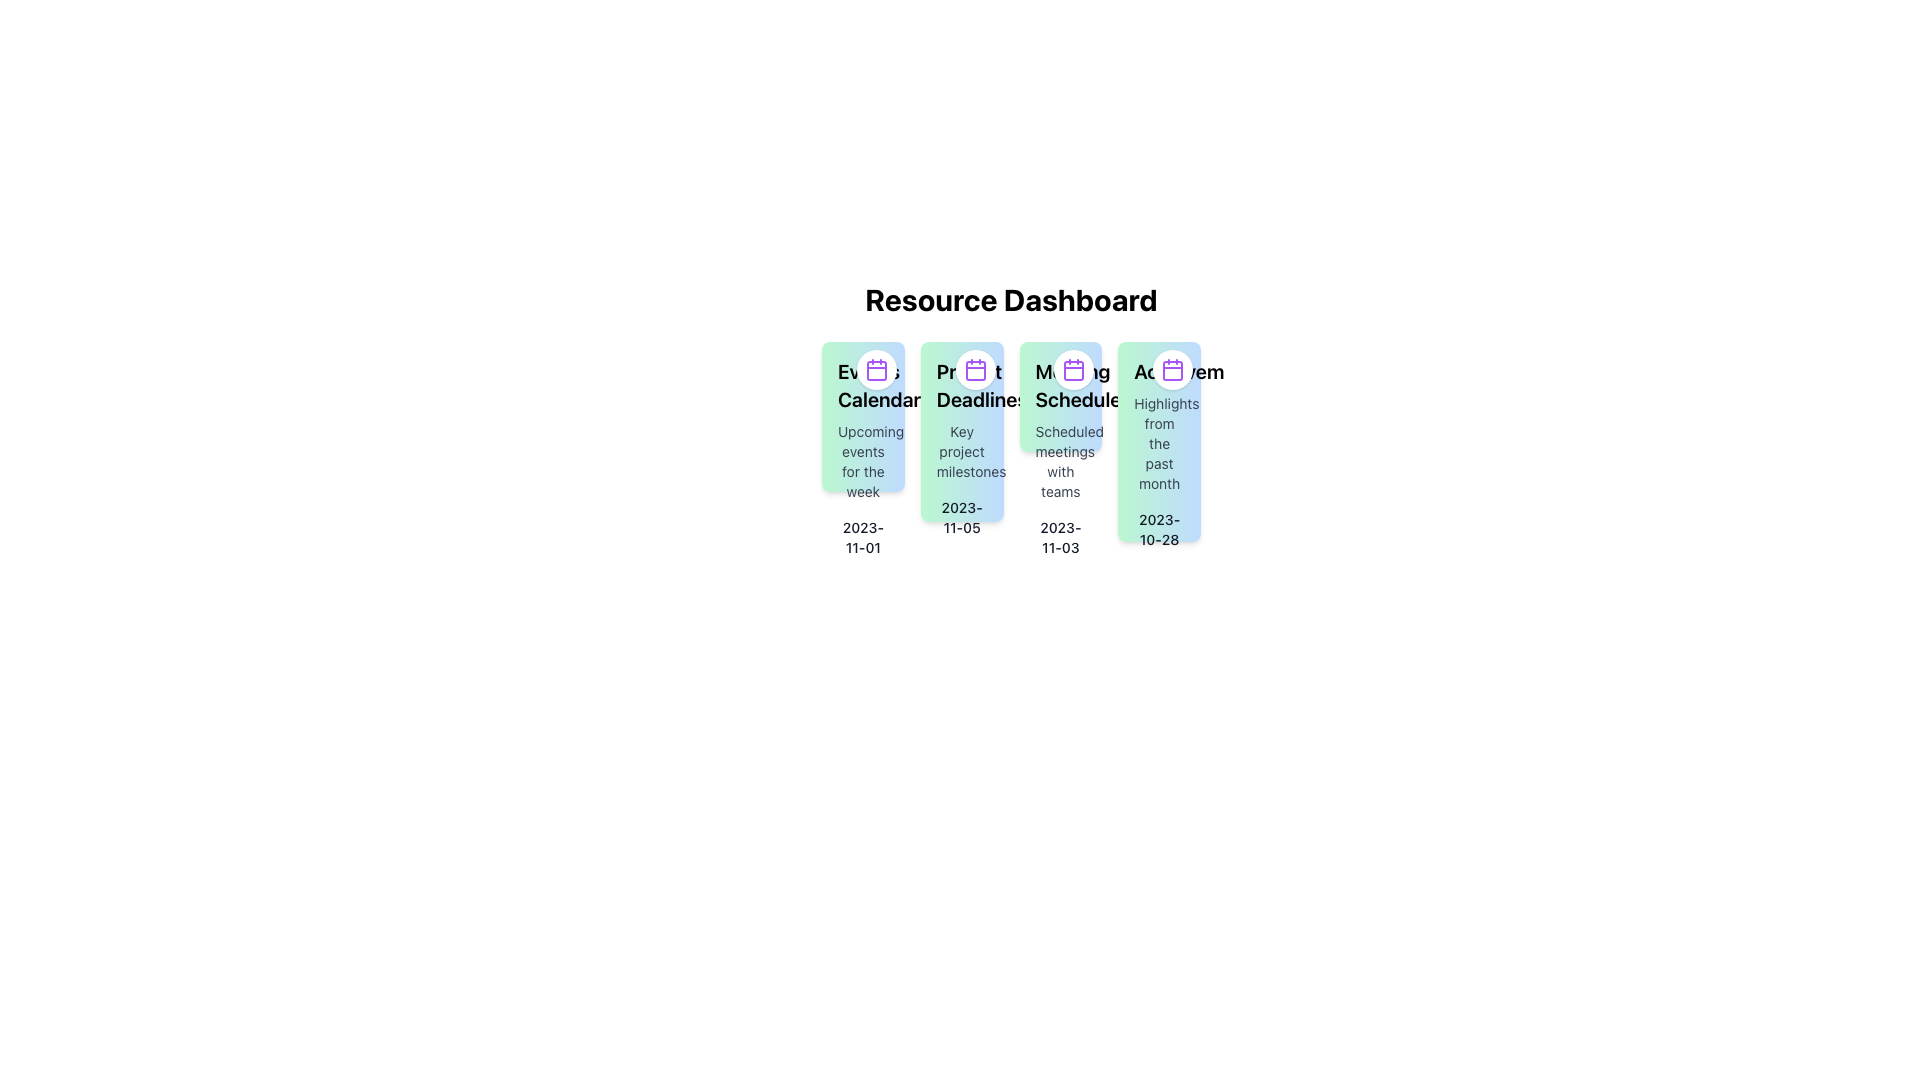  I want to click on the calendar icon located in the top-right corner of the third column card labeled 'Meeting Schedule', so click(1073, 370).